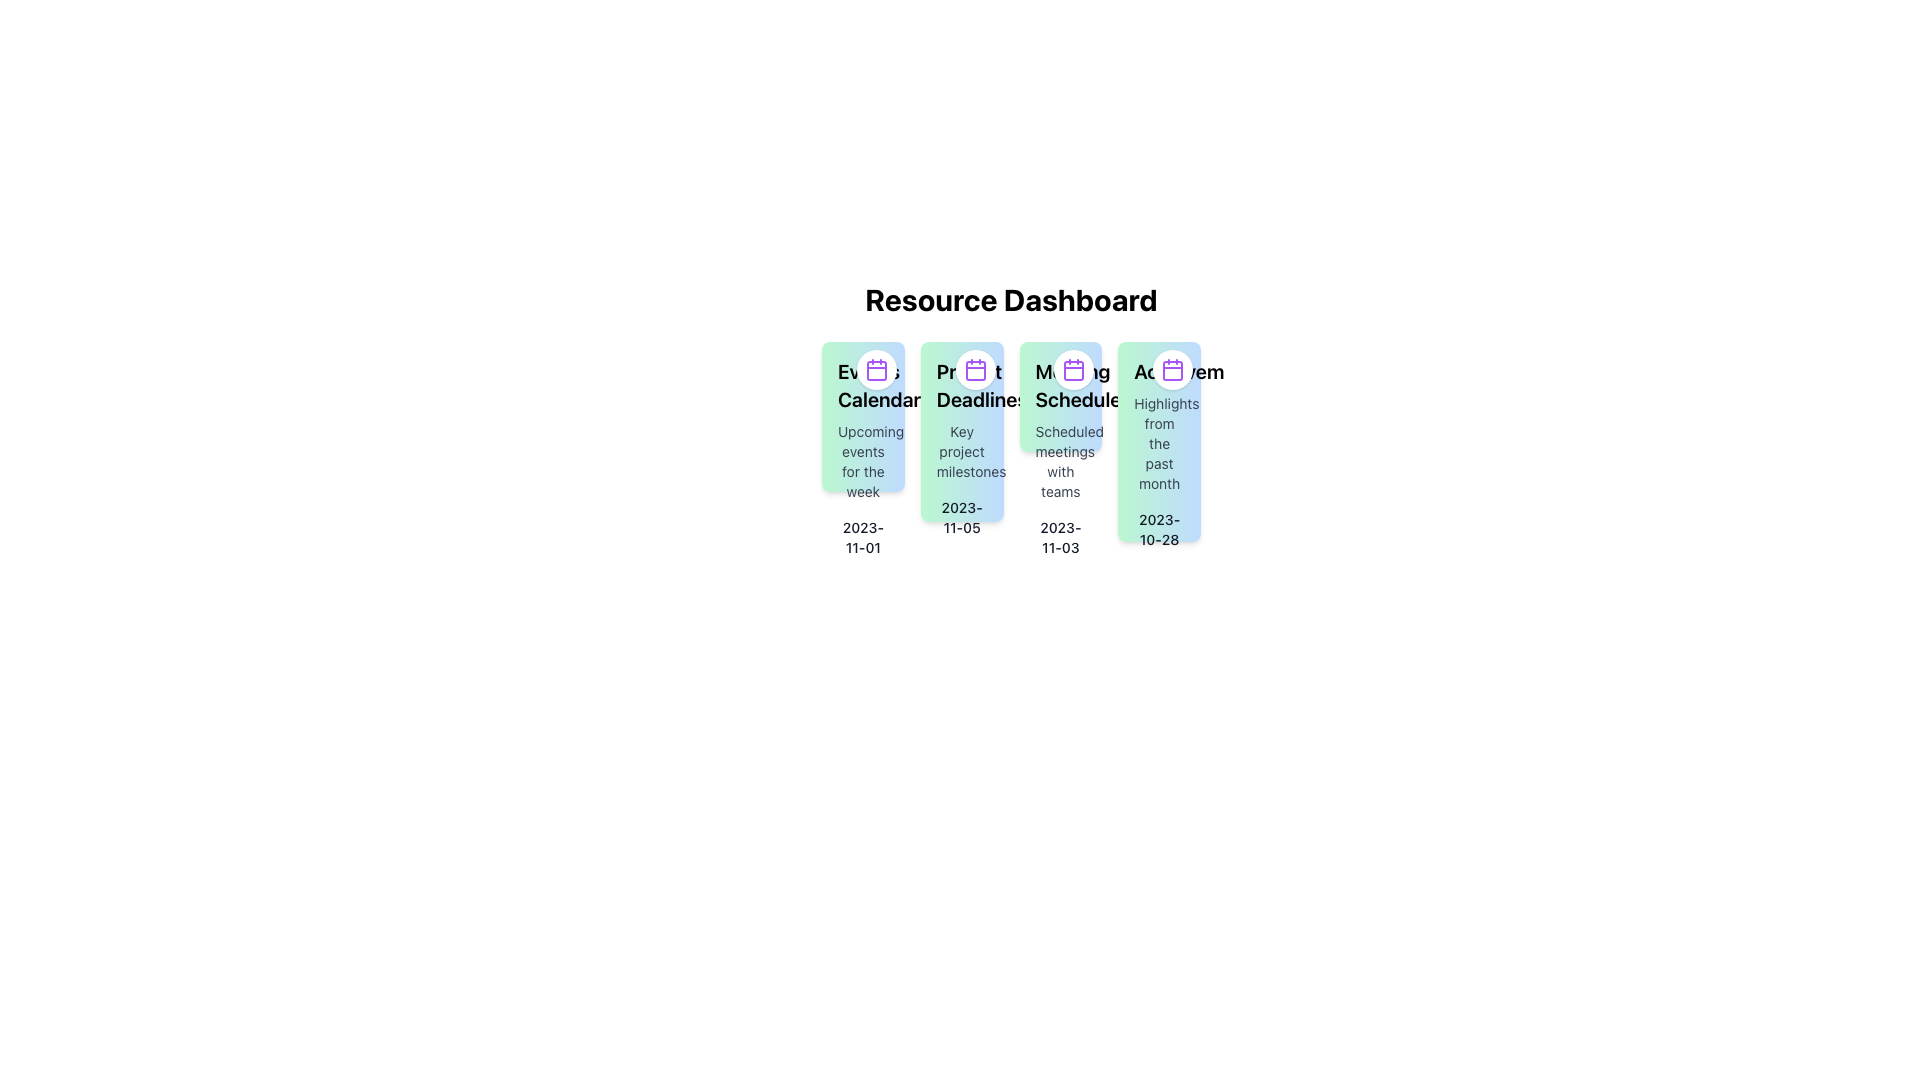  I want to click on the calendar icon located in the top-right corner of the third column card labeled 'Meeting Schedule', so click(1073, 370).